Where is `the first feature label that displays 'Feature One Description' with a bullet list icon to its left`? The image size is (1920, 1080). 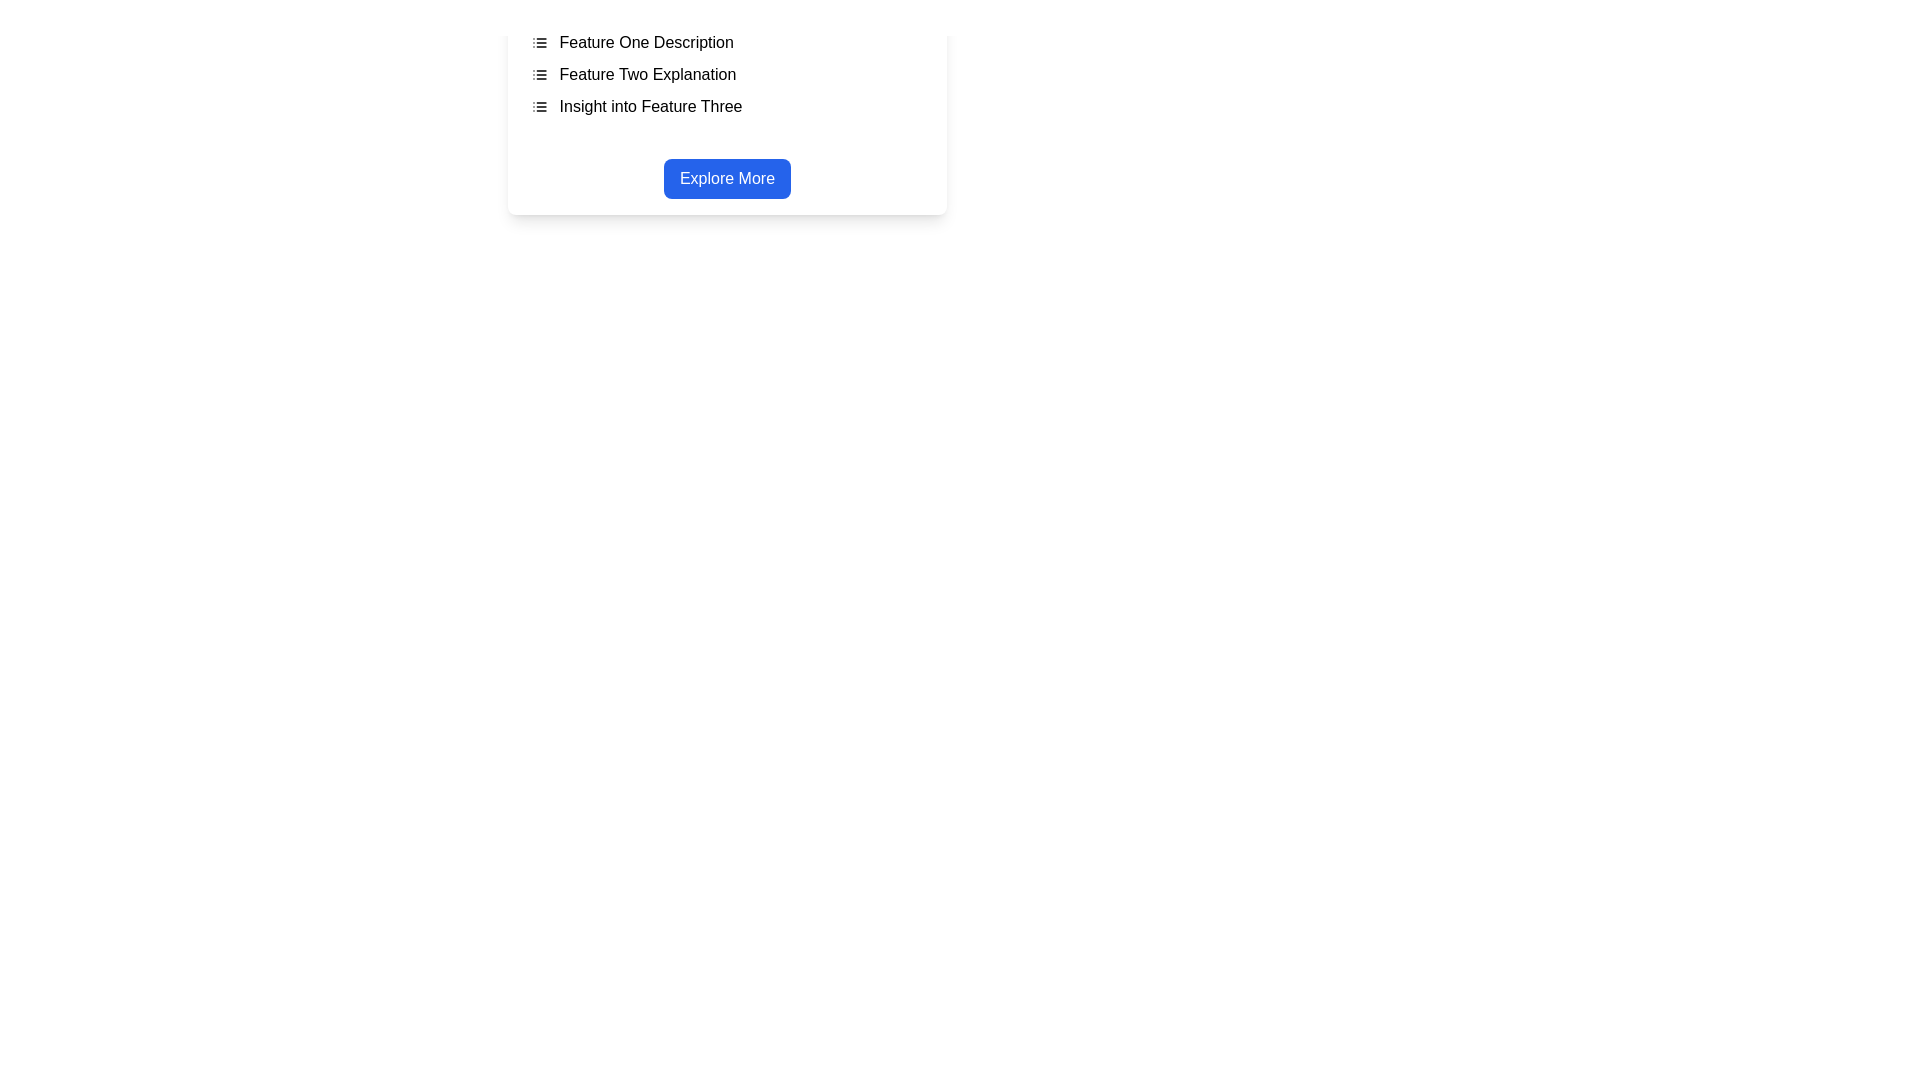 the first feature label that displays 'Feature One Description' with a bullet list icon to its left is located at coordinates (726, 42).